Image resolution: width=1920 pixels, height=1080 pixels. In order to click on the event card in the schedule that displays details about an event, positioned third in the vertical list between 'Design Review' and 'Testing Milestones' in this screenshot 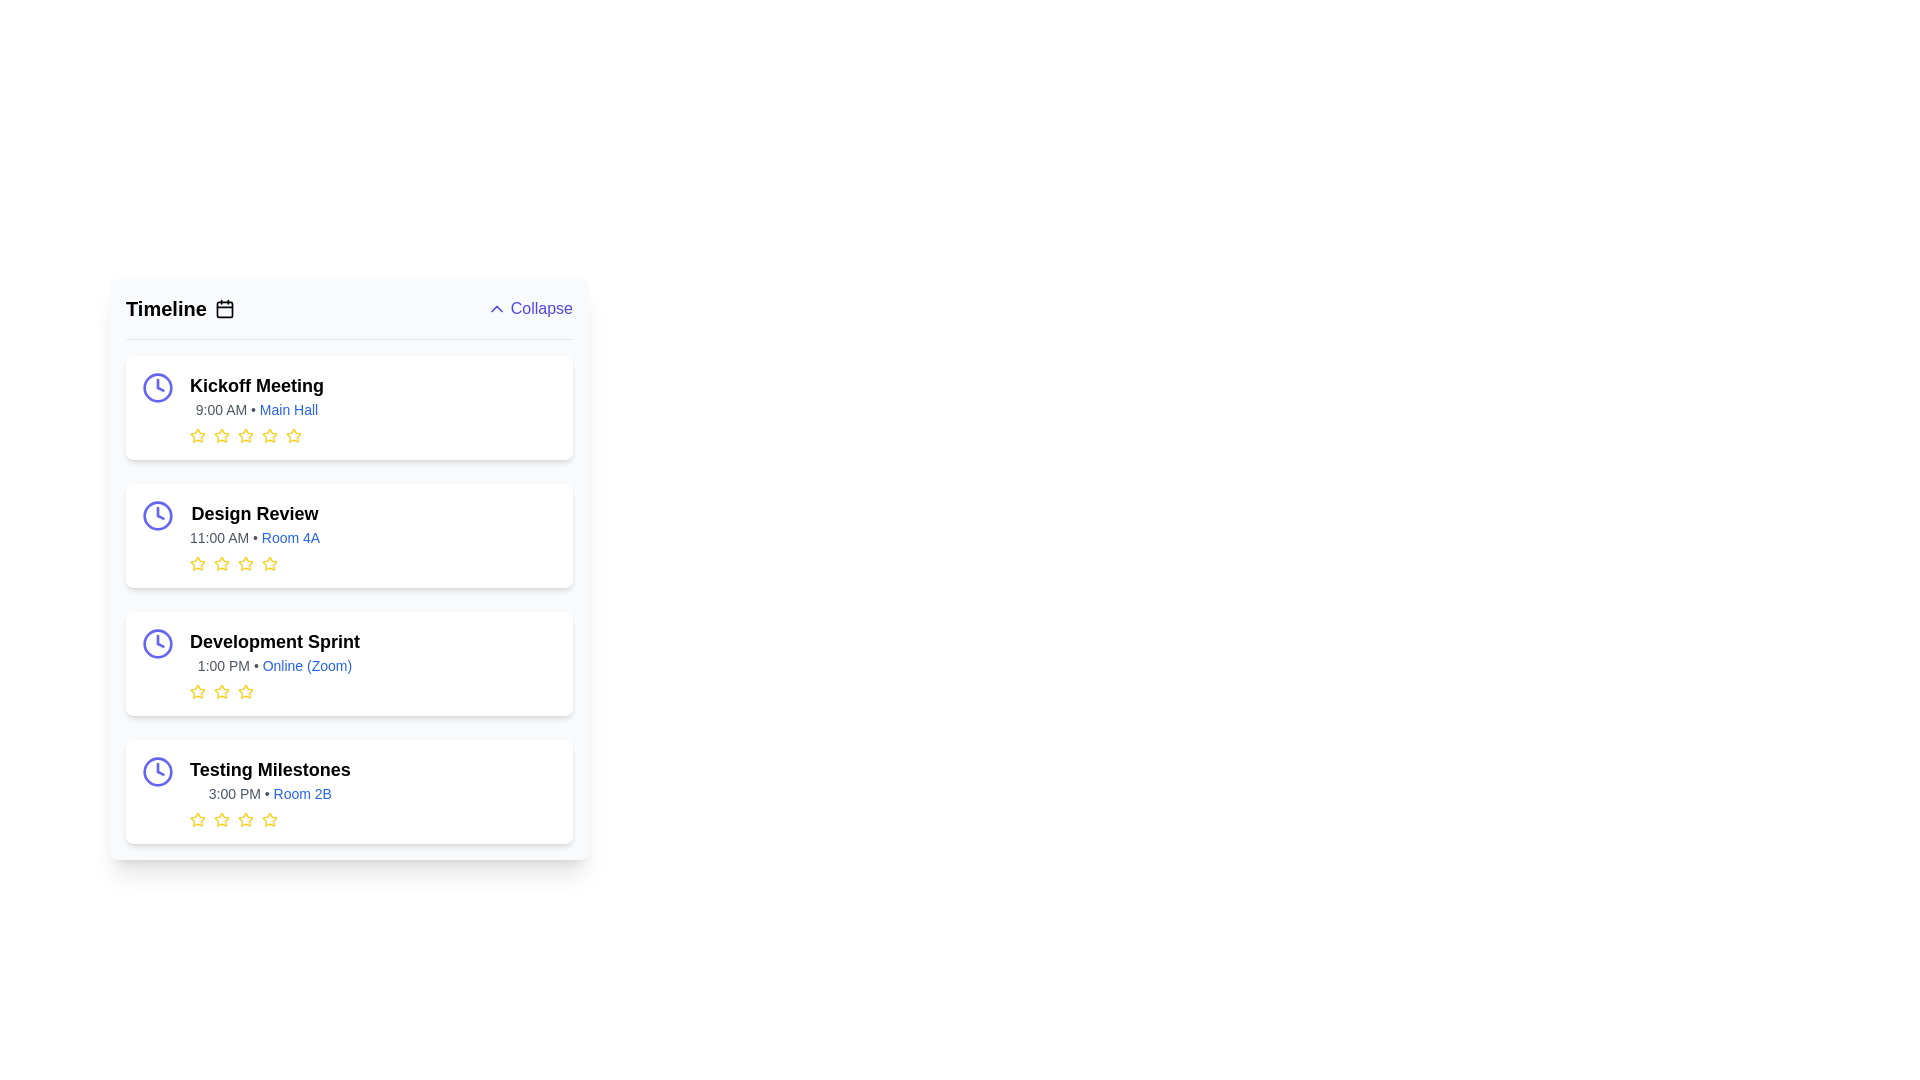, I will do `click(349, 663)`.